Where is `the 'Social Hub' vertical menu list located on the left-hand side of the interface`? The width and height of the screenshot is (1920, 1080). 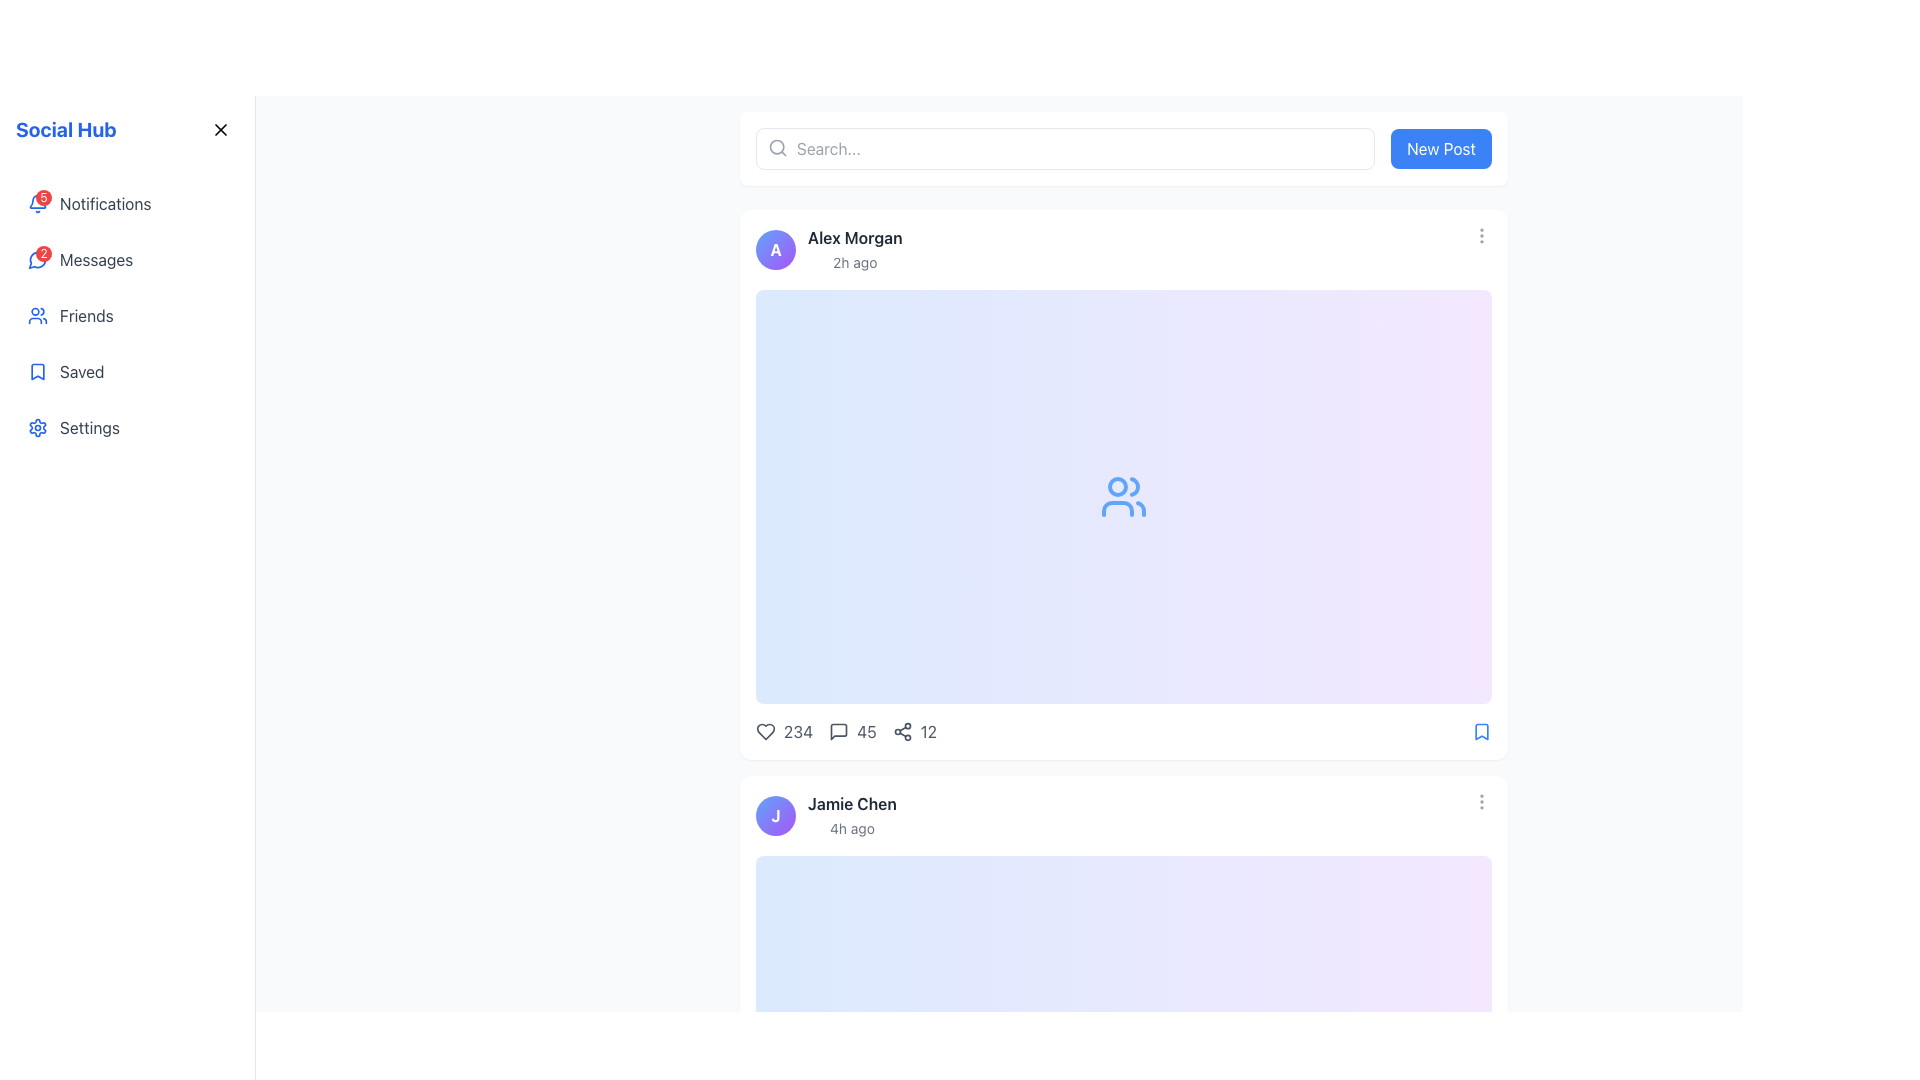
the 'Social Hub' vertical menu list located on the left-hand side of the interface is located at coordinates (126, 315).